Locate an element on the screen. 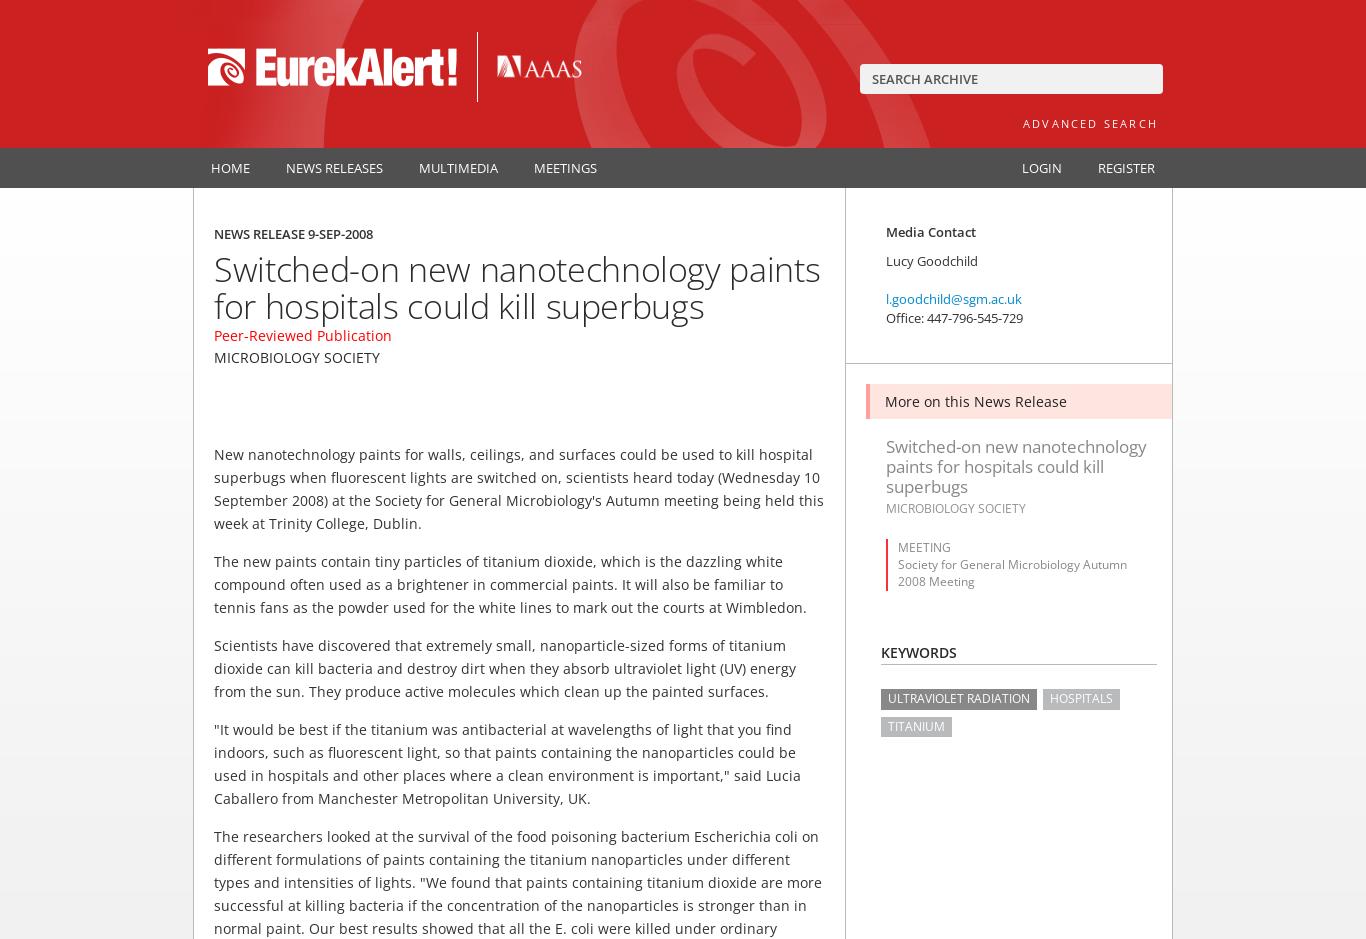 Image resolution: width=1366 pixels, height=939 pixels. 'Keywords' is located at coordinates (919, 652).